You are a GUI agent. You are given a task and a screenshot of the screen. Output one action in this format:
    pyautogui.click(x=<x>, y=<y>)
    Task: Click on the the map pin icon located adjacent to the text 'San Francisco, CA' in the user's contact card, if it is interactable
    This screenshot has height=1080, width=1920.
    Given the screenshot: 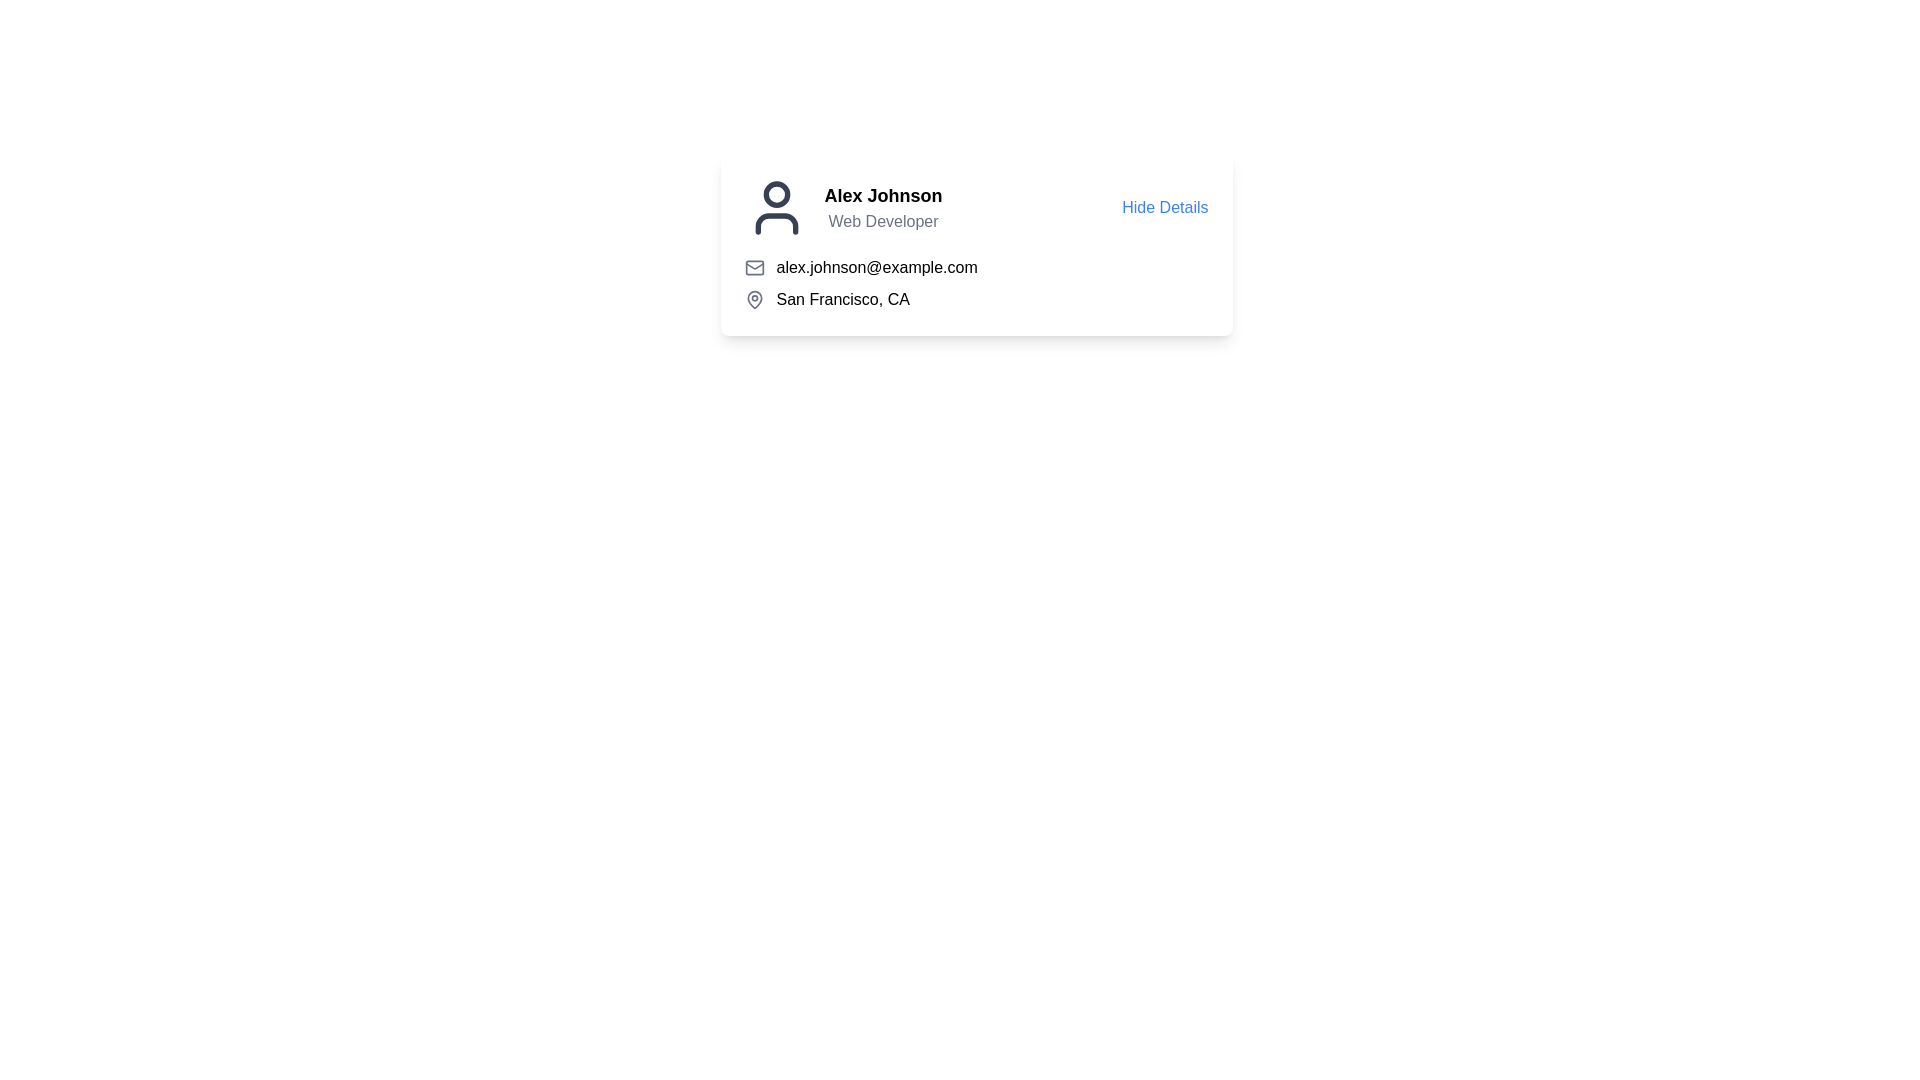 What is the action you would take?
    pyautogui.click(x=753, y=300)
    